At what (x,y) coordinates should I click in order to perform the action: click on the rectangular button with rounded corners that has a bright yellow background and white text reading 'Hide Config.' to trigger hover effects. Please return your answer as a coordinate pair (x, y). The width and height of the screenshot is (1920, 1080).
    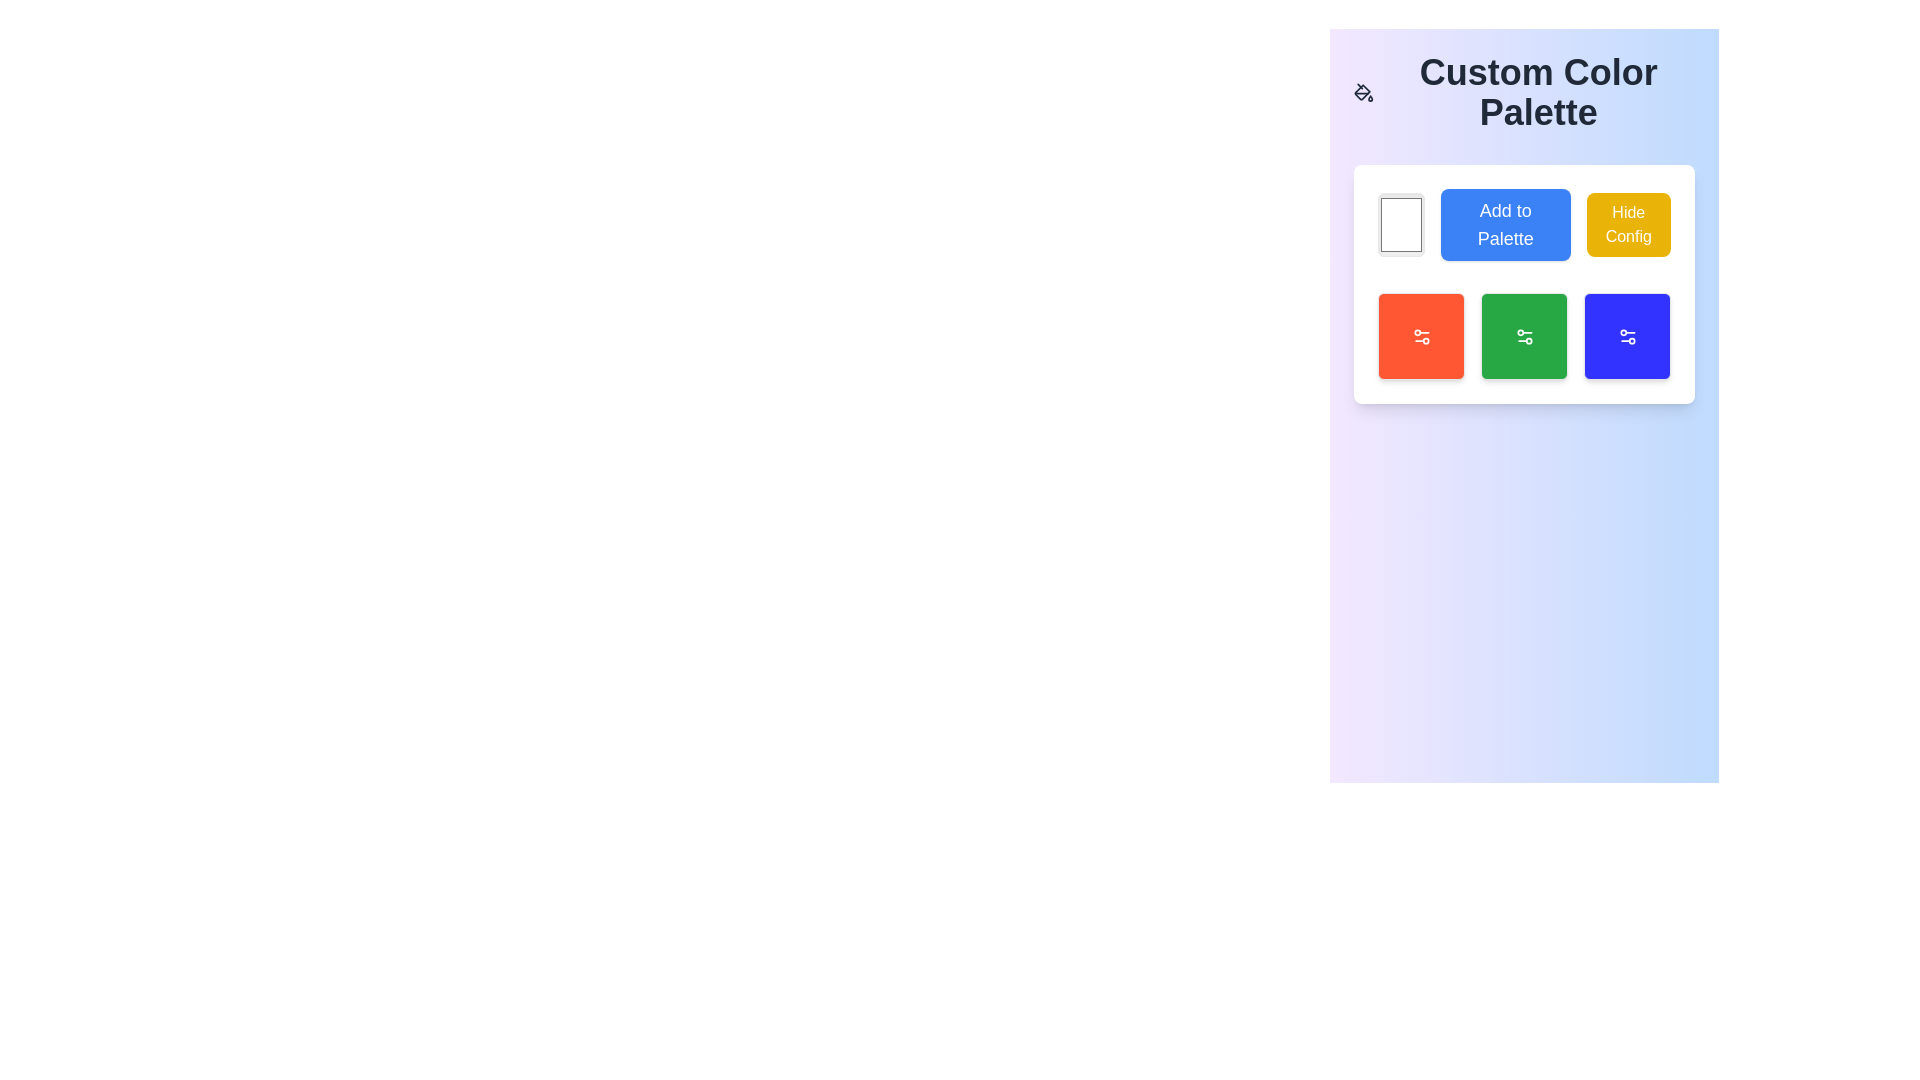
    Looking at the image, I should click on (1628, 224).